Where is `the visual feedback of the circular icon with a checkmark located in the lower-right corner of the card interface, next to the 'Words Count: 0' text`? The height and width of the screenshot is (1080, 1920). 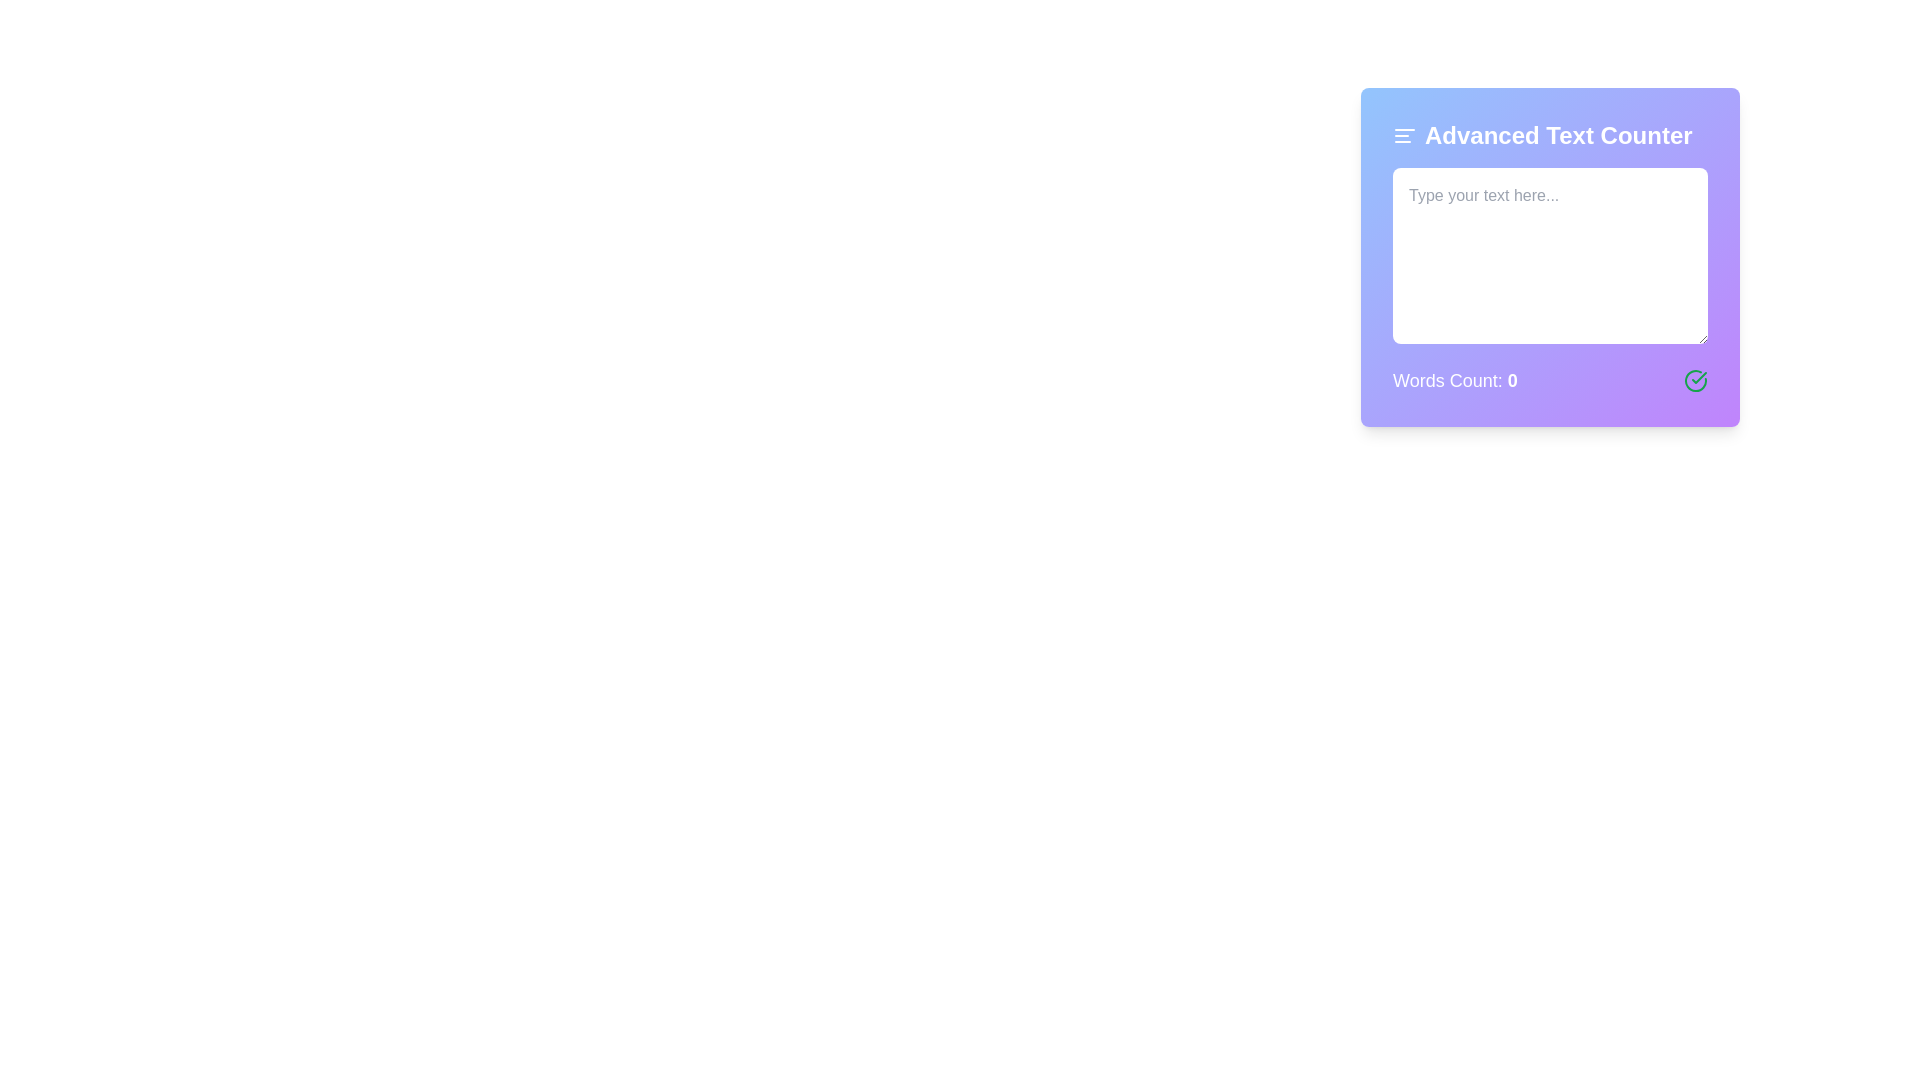 the visual feedback of the circular icon with a checkmark located in the lower-right corner of the card interface, next to the 'Words Count: 0' text is located at coordinates (1694, 381).